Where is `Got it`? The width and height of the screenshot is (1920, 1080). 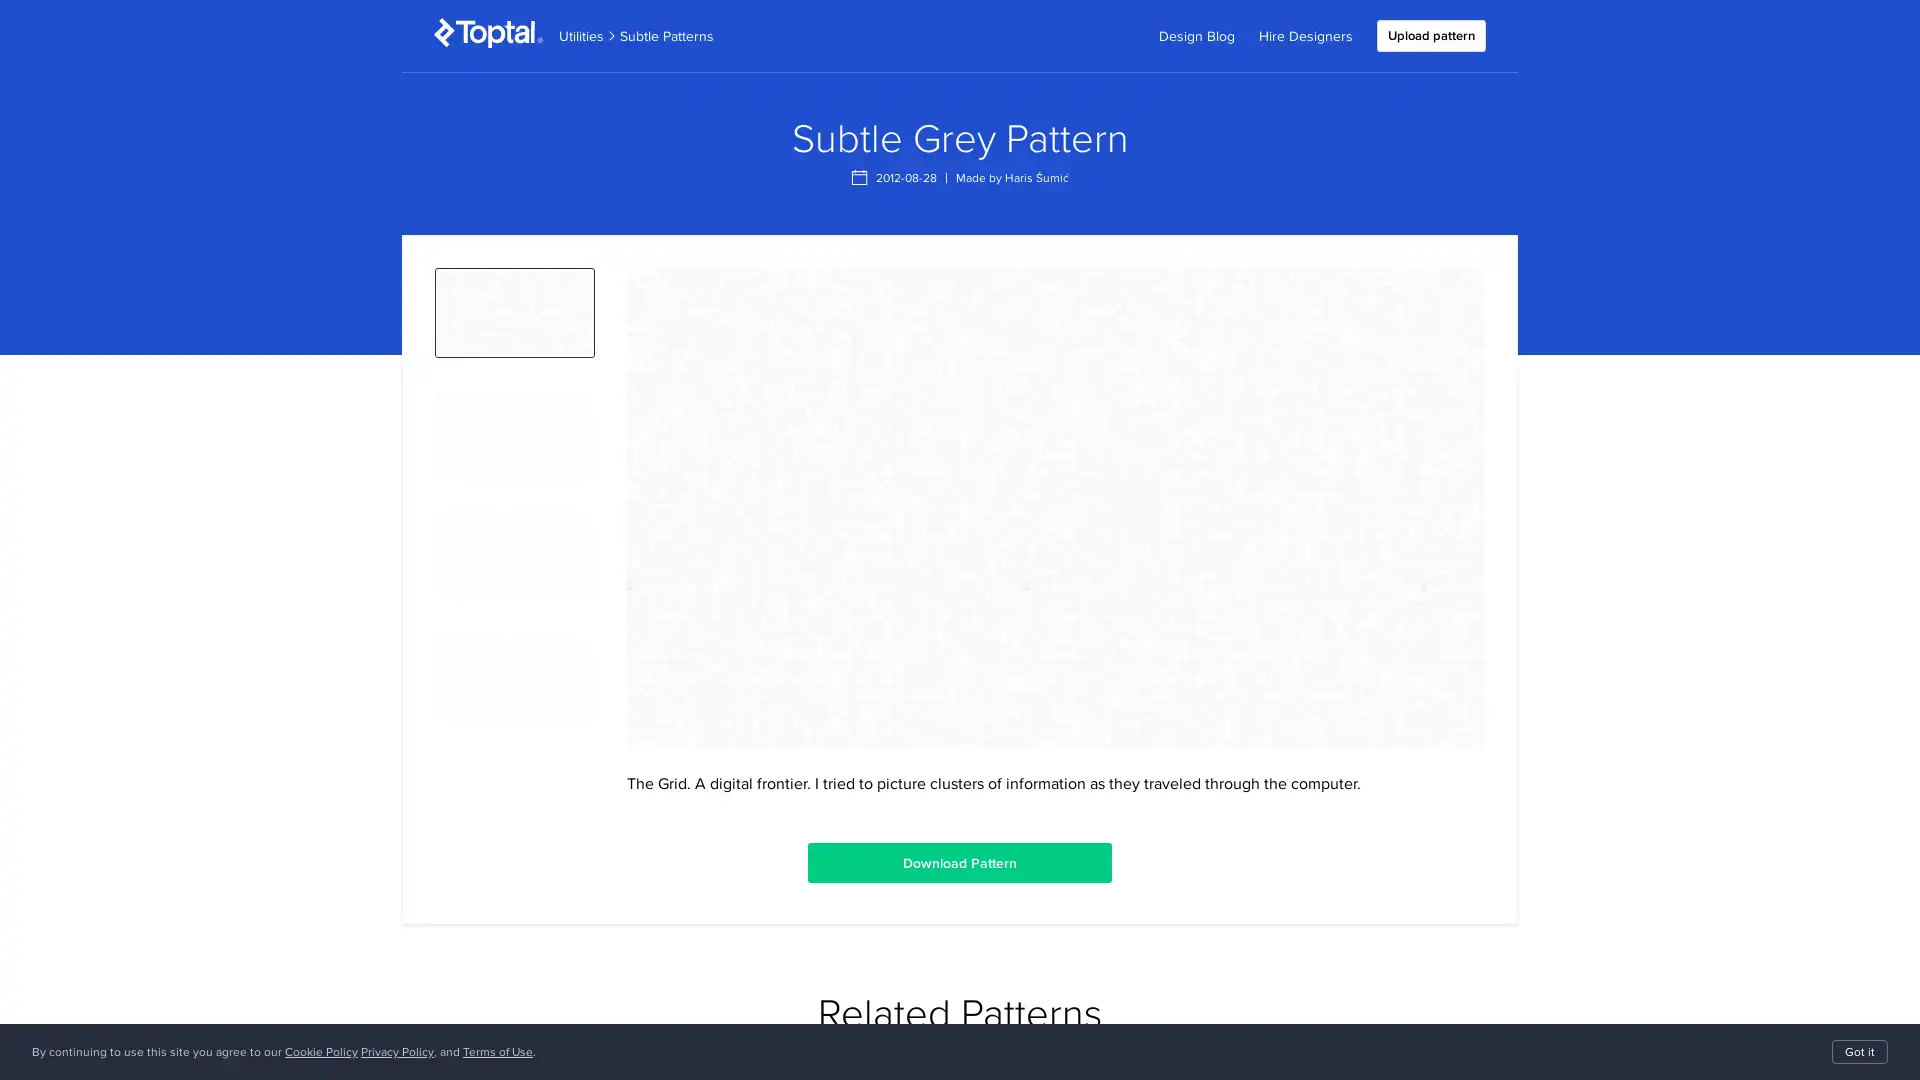
Got it is located at coordinates (1859, 1051).